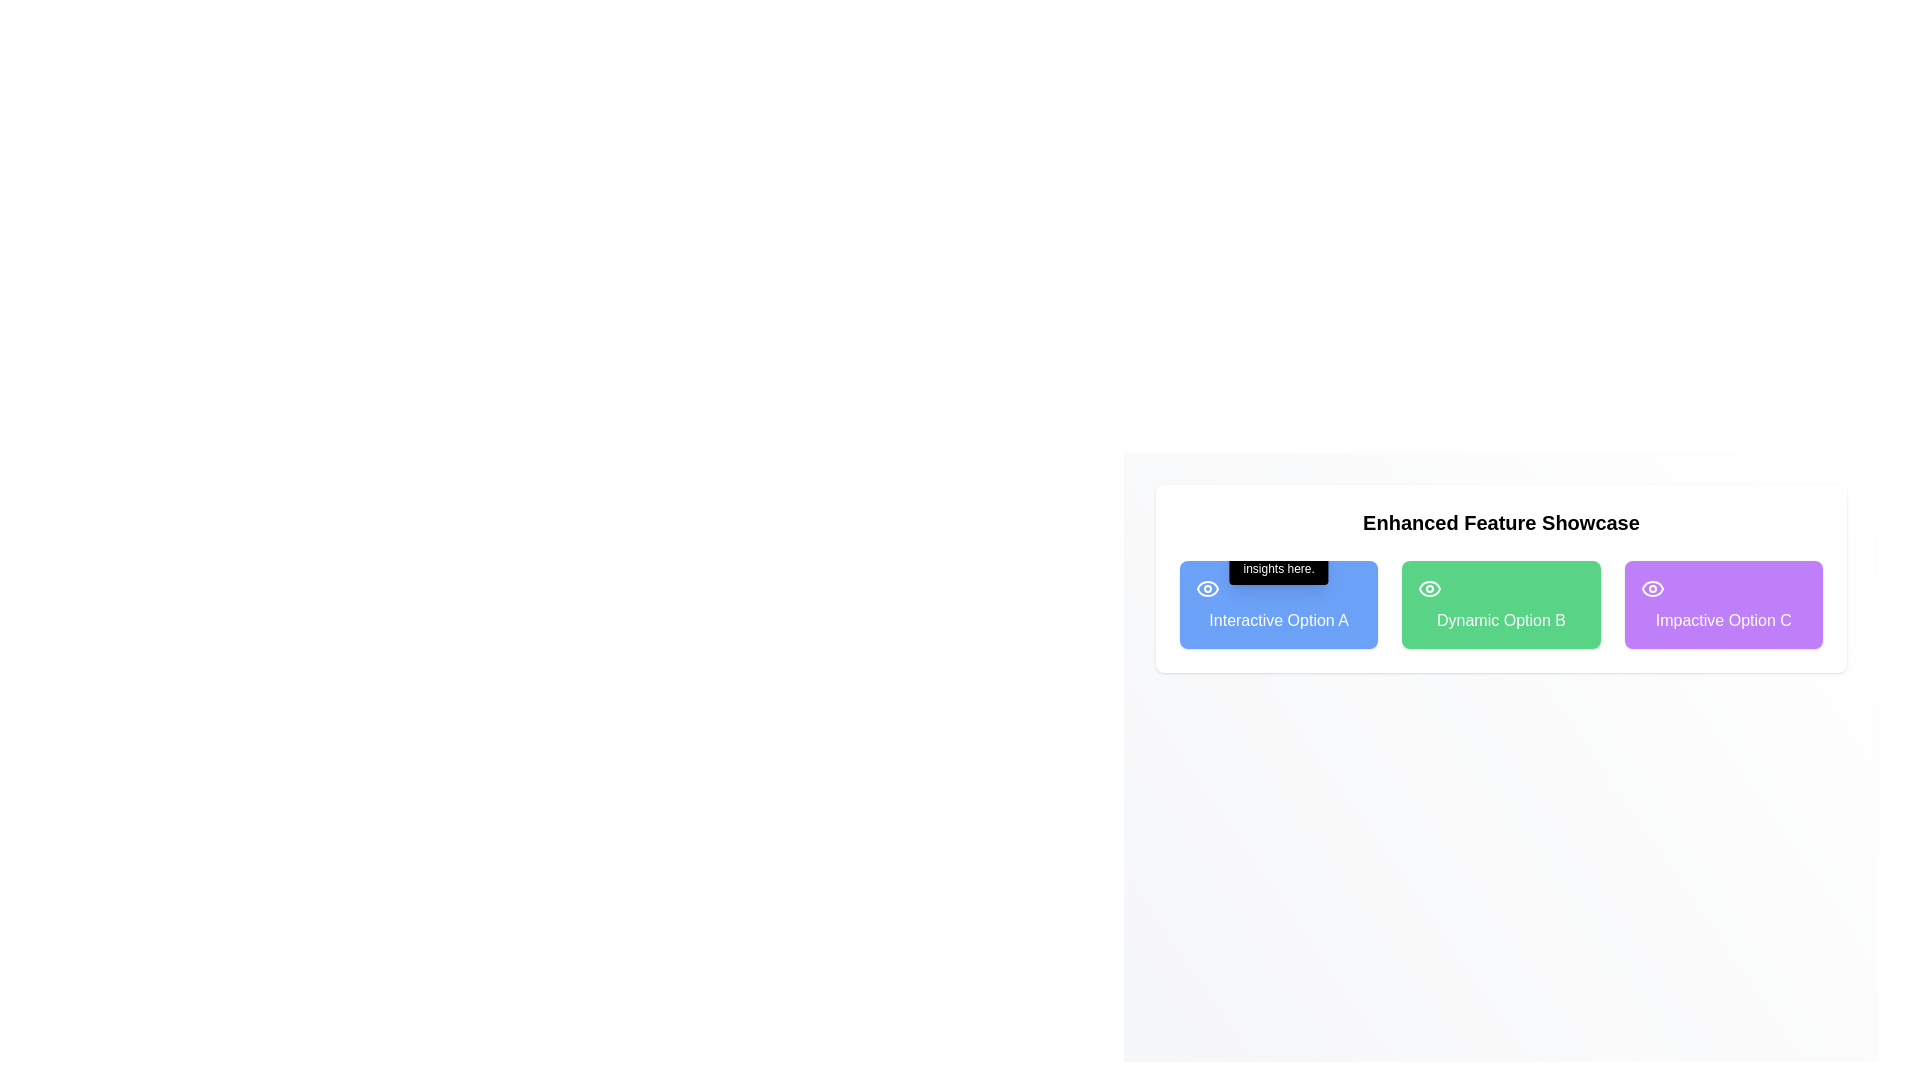  What do you see at coordinates (1429, 588) in the screenshot?
I see `the eye icon in the middle card labeled 'Dynamic Option B', which serves as a button for view-related actions` at bounding box center [1429, 588].